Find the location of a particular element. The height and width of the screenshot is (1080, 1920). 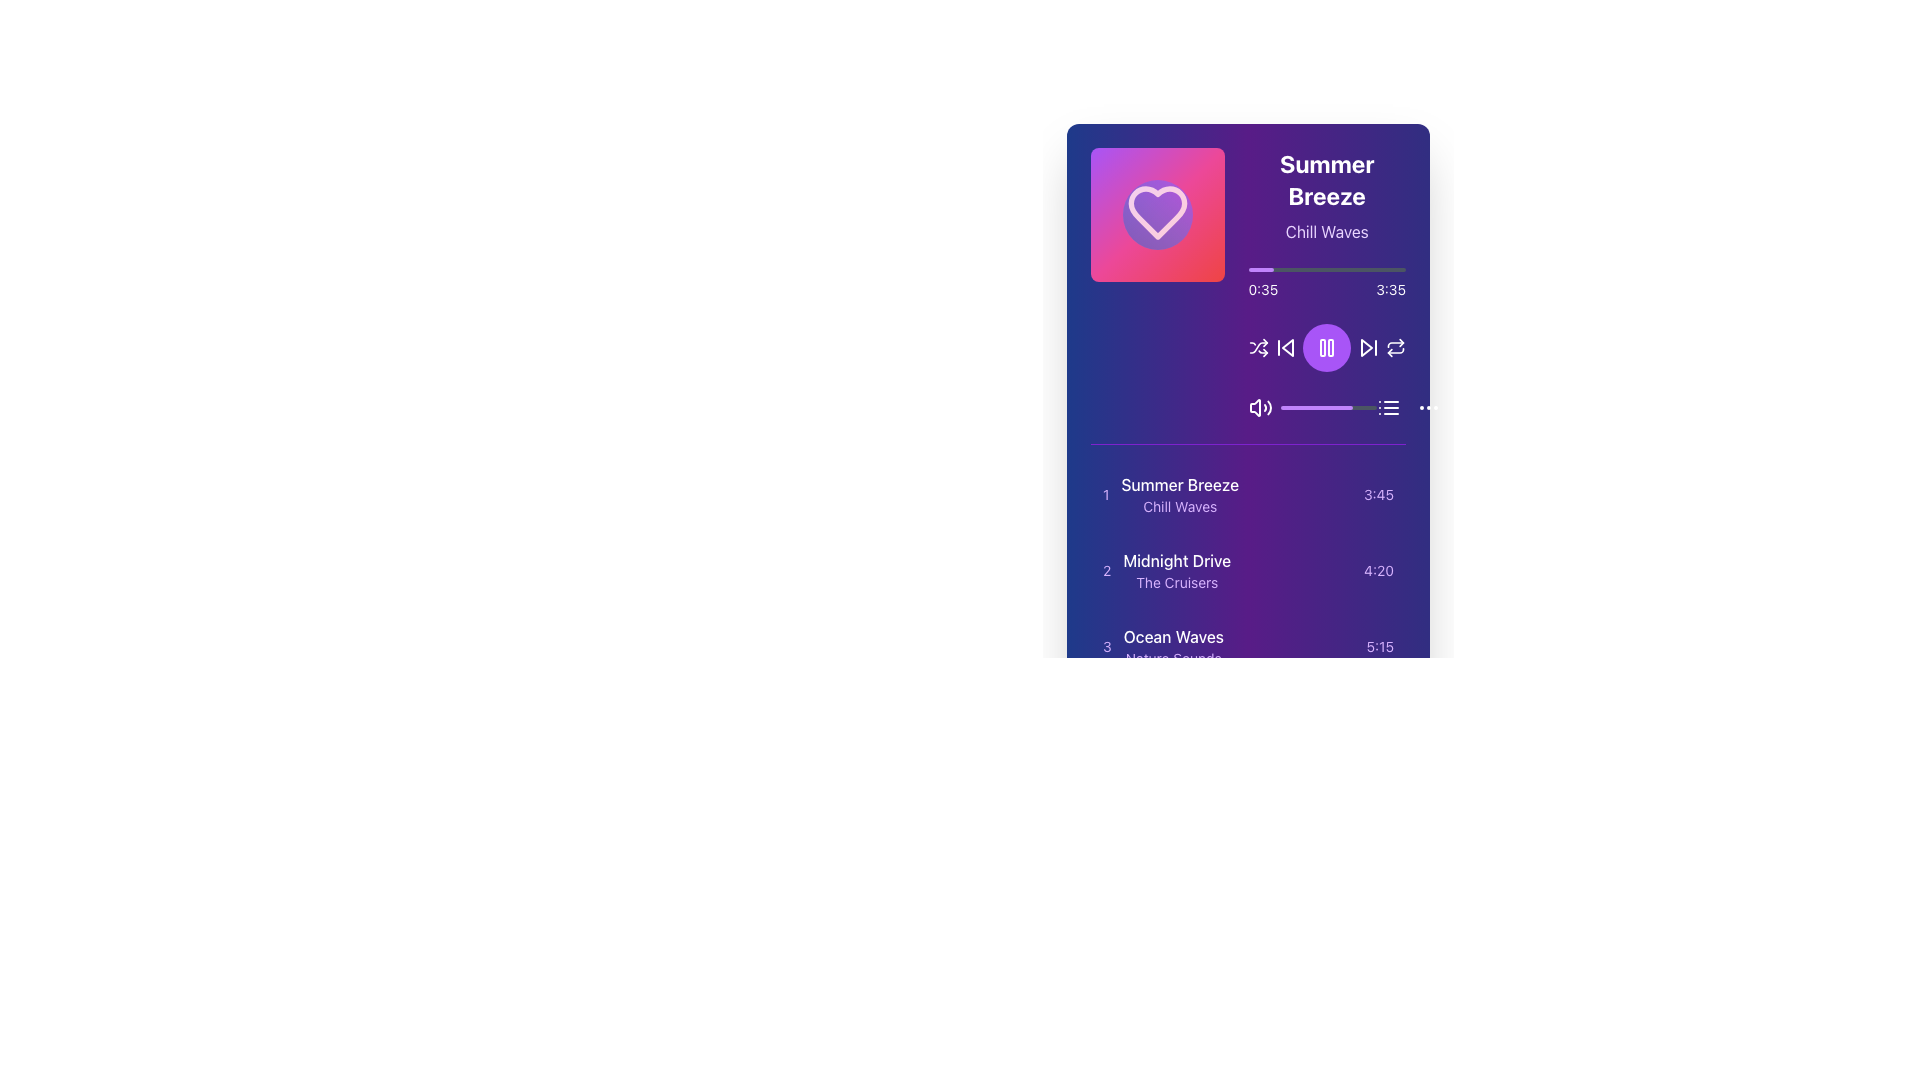

the menu toggle button located at the lower-right corner of the music player interface is located at coordinates (1387, 407).